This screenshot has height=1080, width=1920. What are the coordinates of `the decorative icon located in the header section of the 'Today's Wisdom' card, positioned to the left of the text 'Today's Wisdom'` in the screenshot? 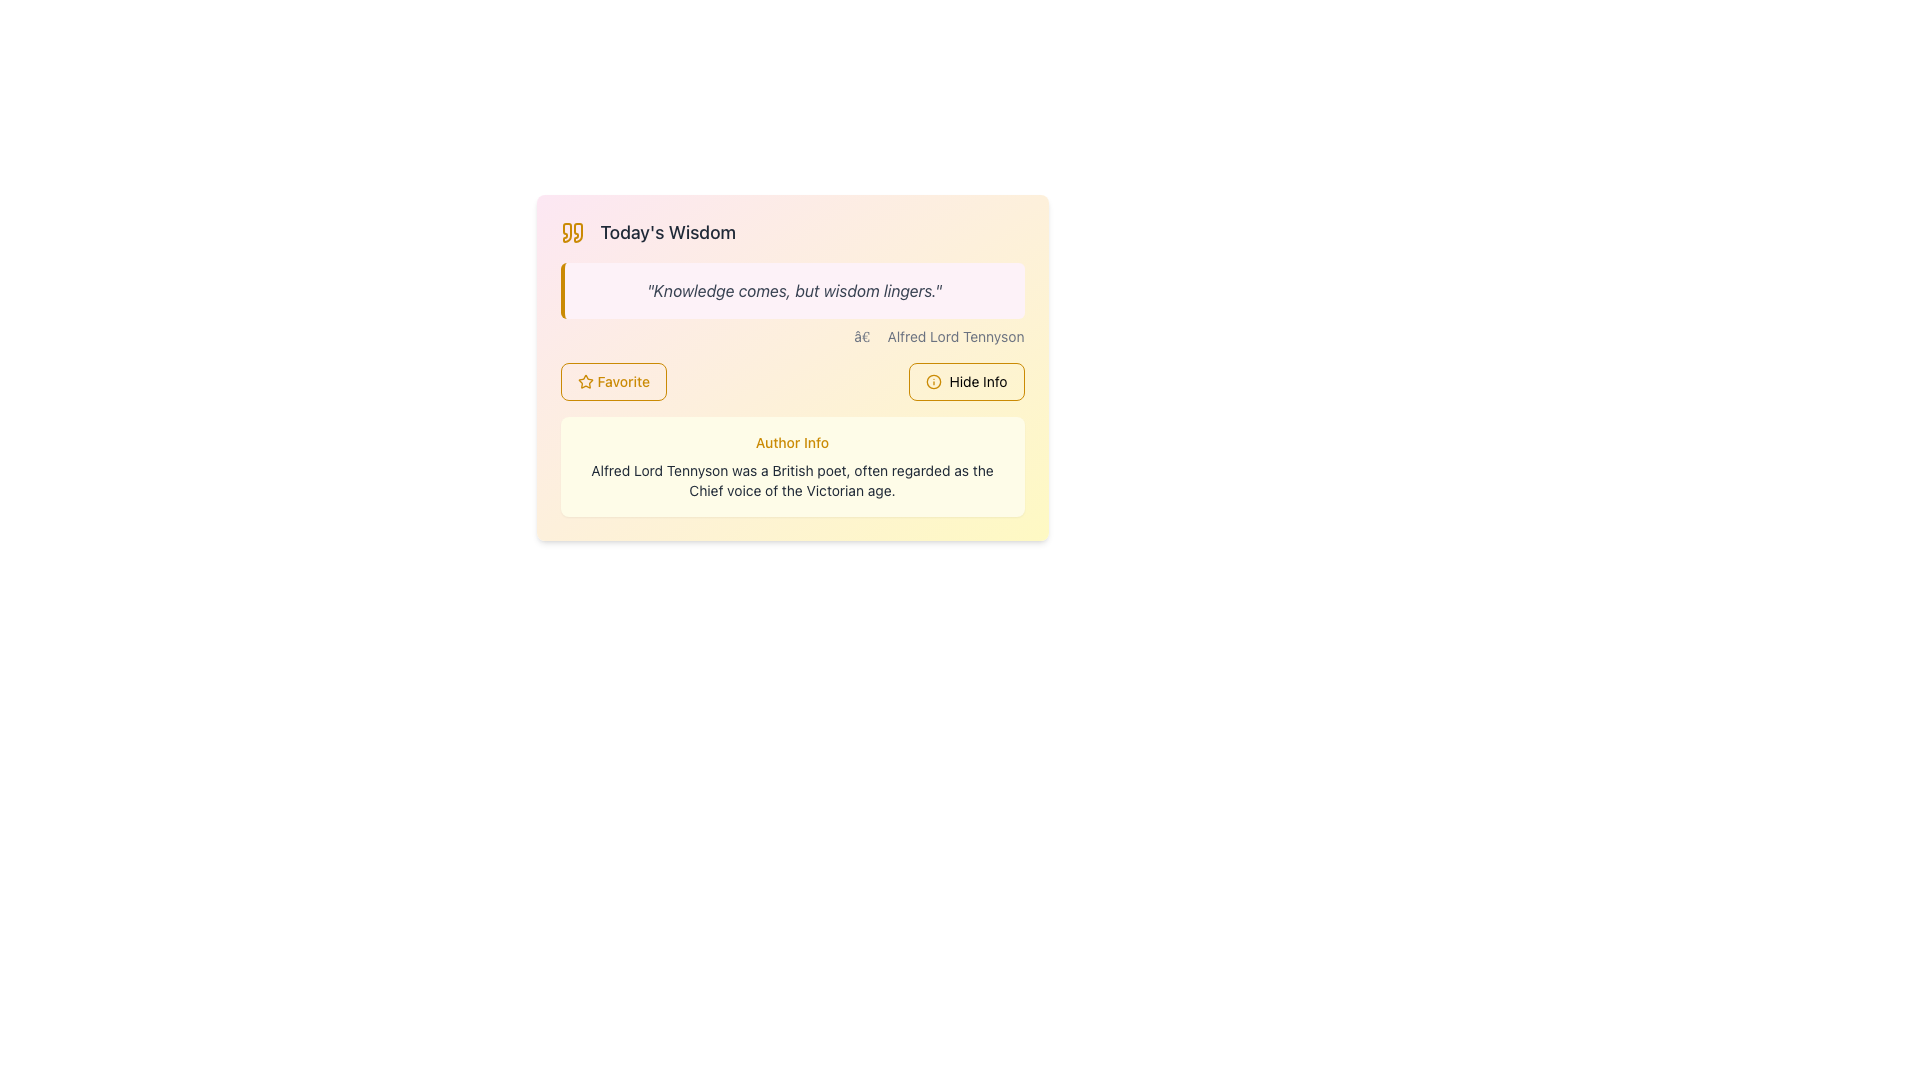 It's located at (571, 231).